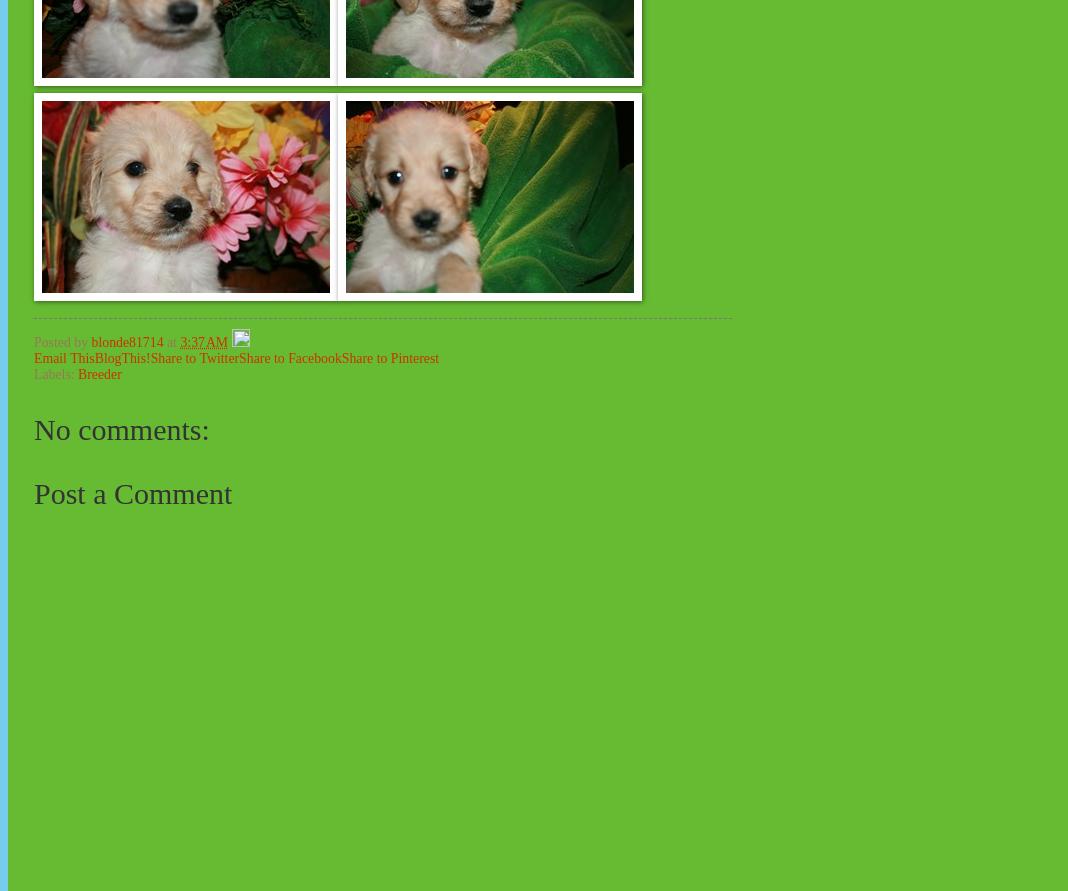 This screenshot has height=891, width=1068. I want to click on 'BlogThis!', so click(92, 357).